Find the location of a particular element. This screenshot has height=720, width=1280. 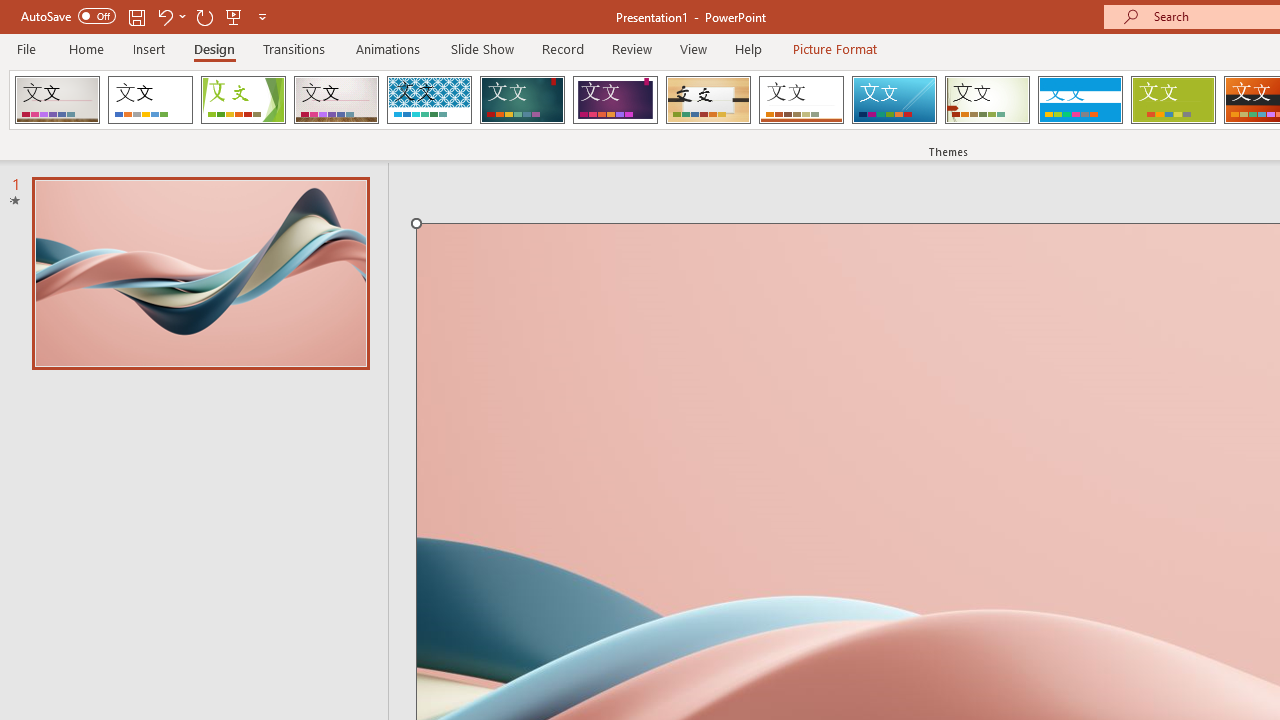

'Organic' is located at coordinates (708, 100).